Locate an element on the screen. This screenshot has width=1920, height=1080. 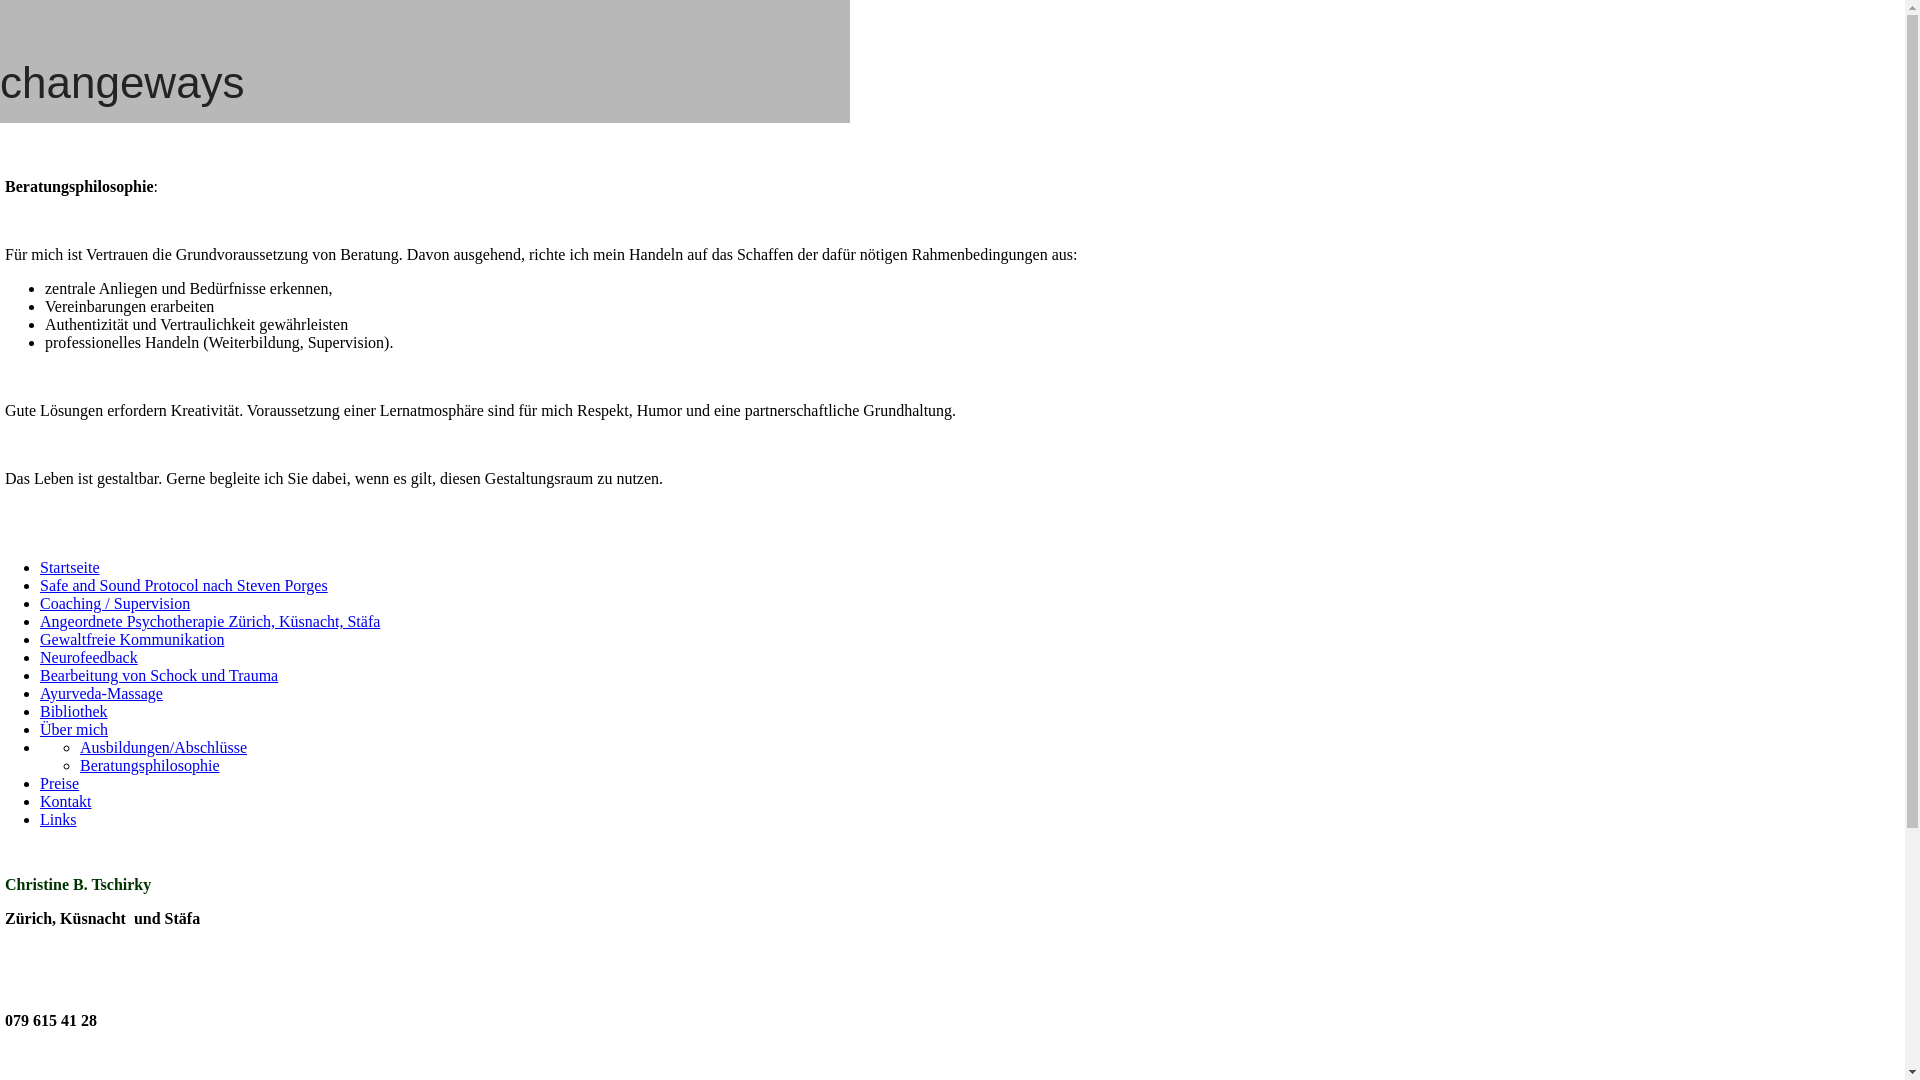
'Kontakt' is located at coordinates (66, 800).